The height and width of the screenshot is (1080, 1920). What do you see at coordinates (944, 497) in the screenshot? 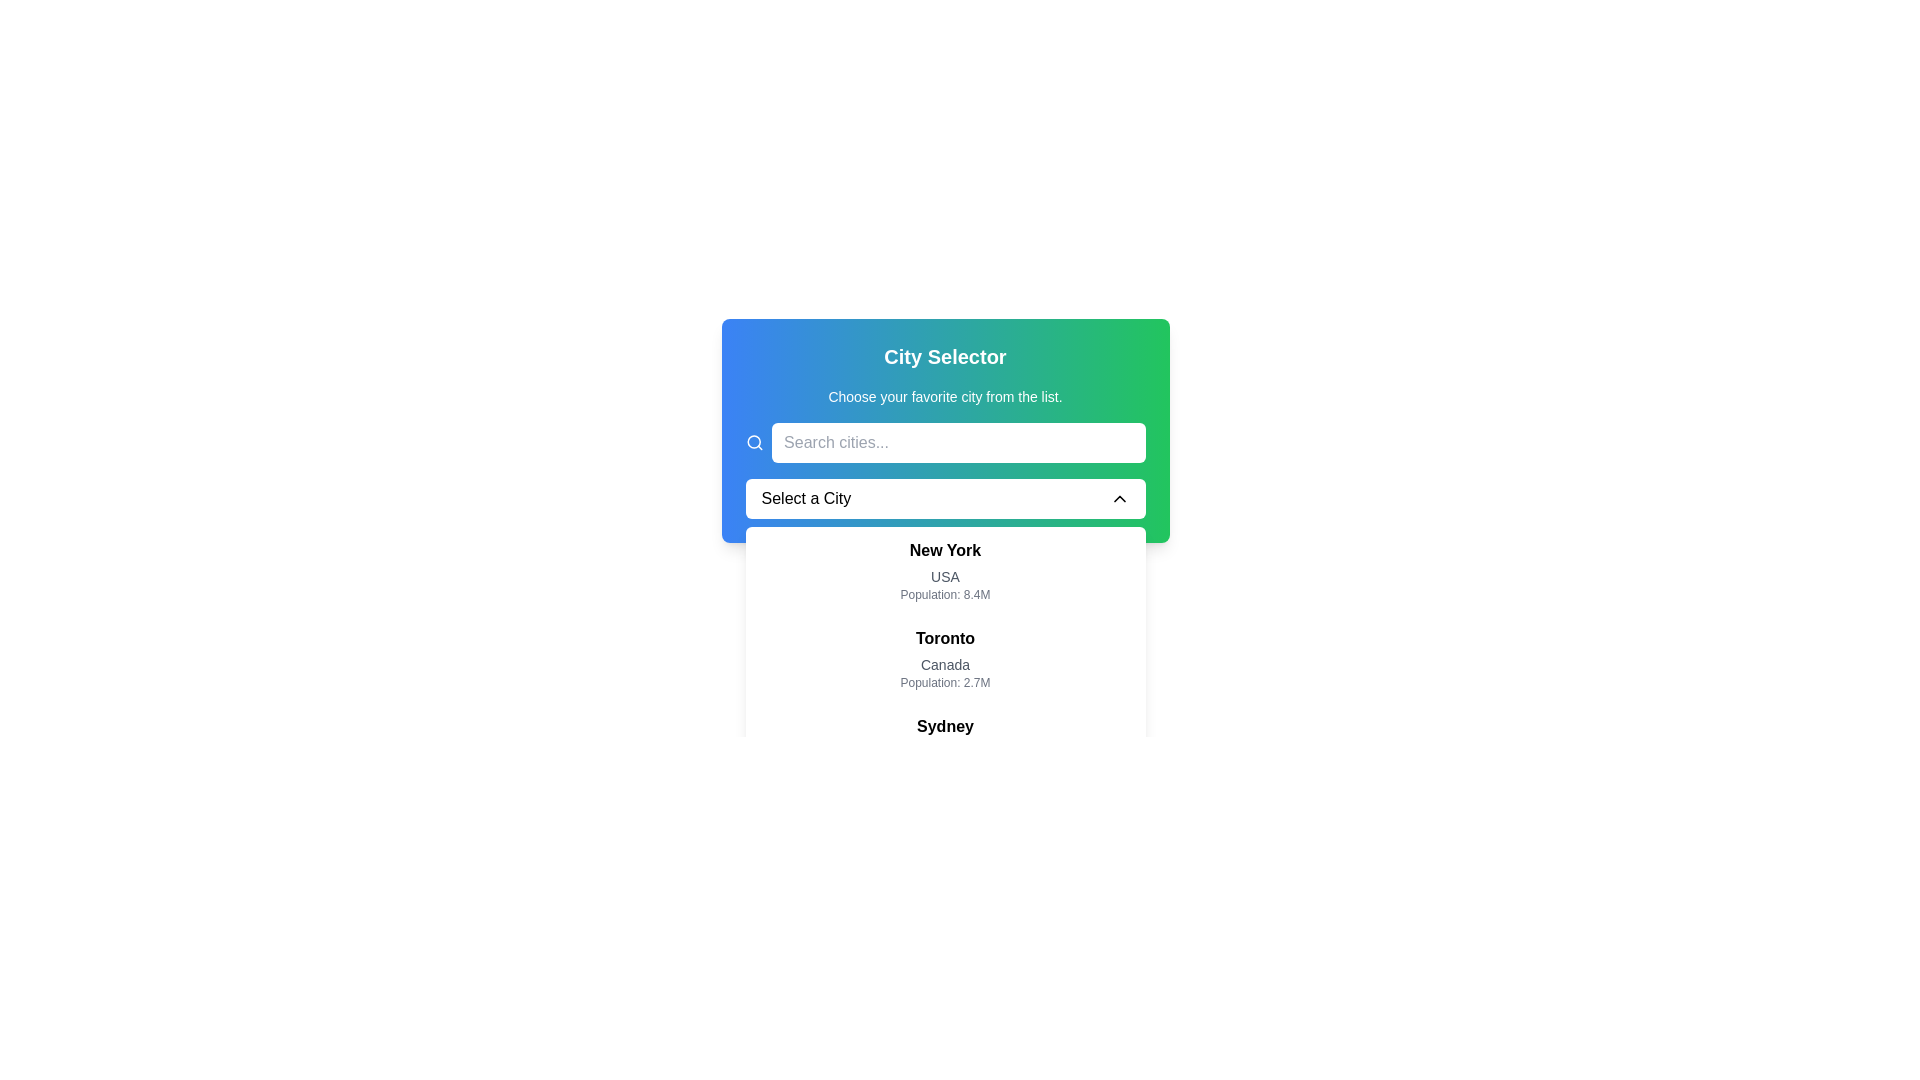
I see `the rectangular dropdown menu labeled 'Select a City'` at bounding box center [944, 497].